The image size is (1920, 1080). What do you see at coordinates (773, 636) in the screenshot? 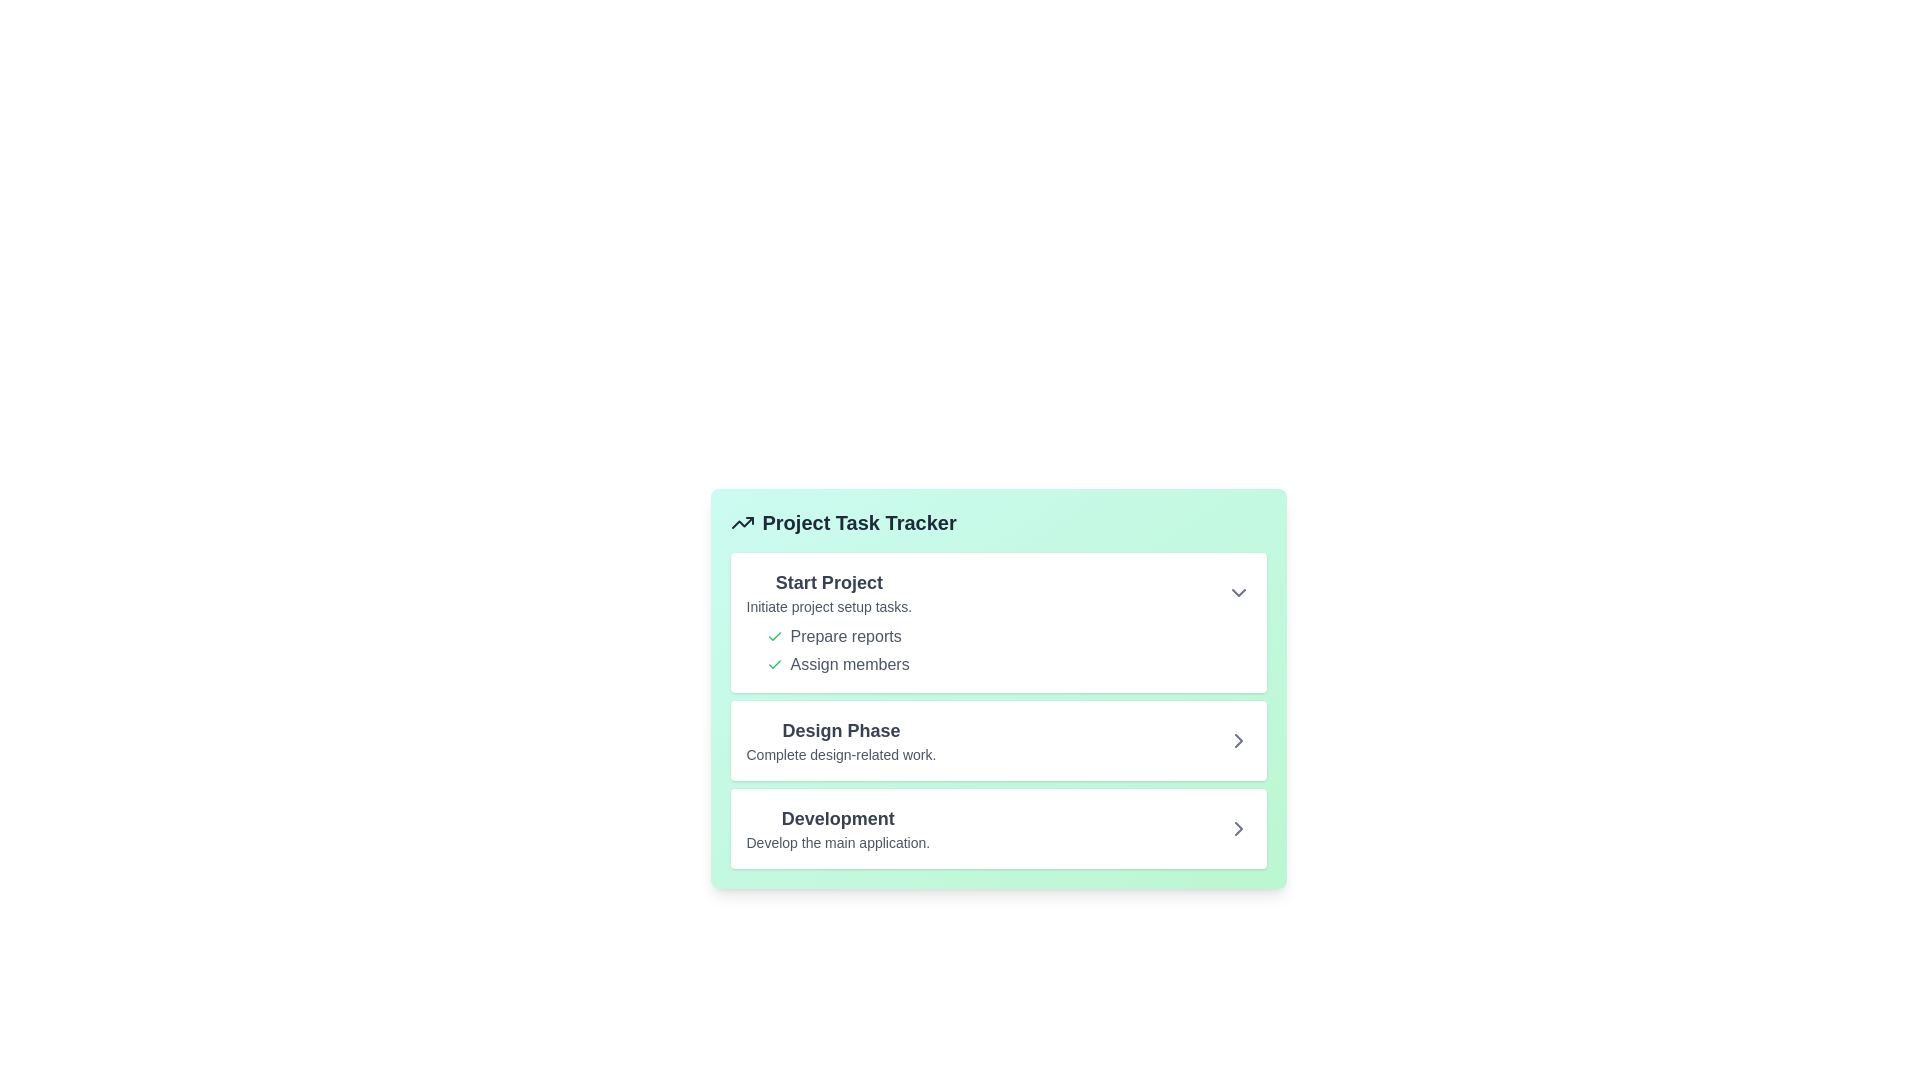
I see `the step Prepare reports in the expanded task` at bounding box center [773, 636].